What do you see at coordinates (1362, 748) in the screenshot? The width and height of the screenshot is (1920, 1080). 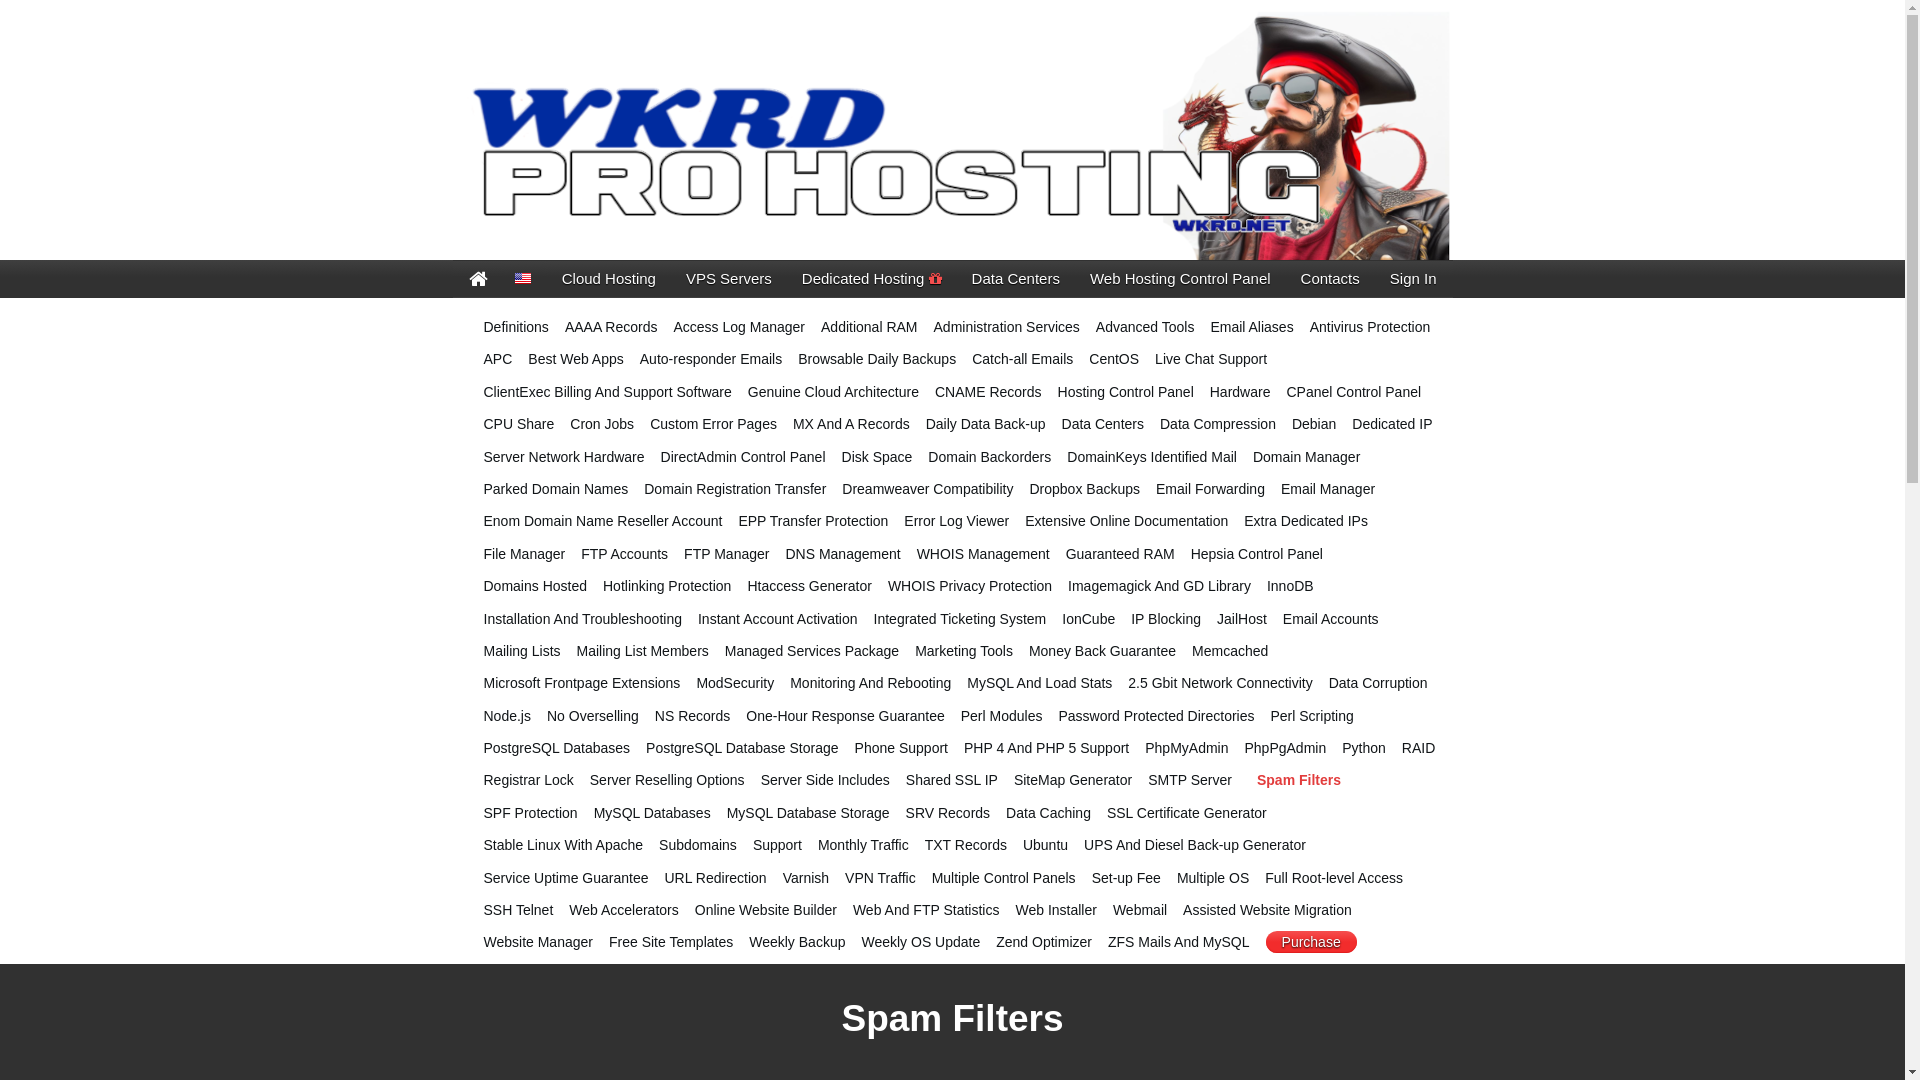 I see `'Python'` at bounding box center [1362, 748].